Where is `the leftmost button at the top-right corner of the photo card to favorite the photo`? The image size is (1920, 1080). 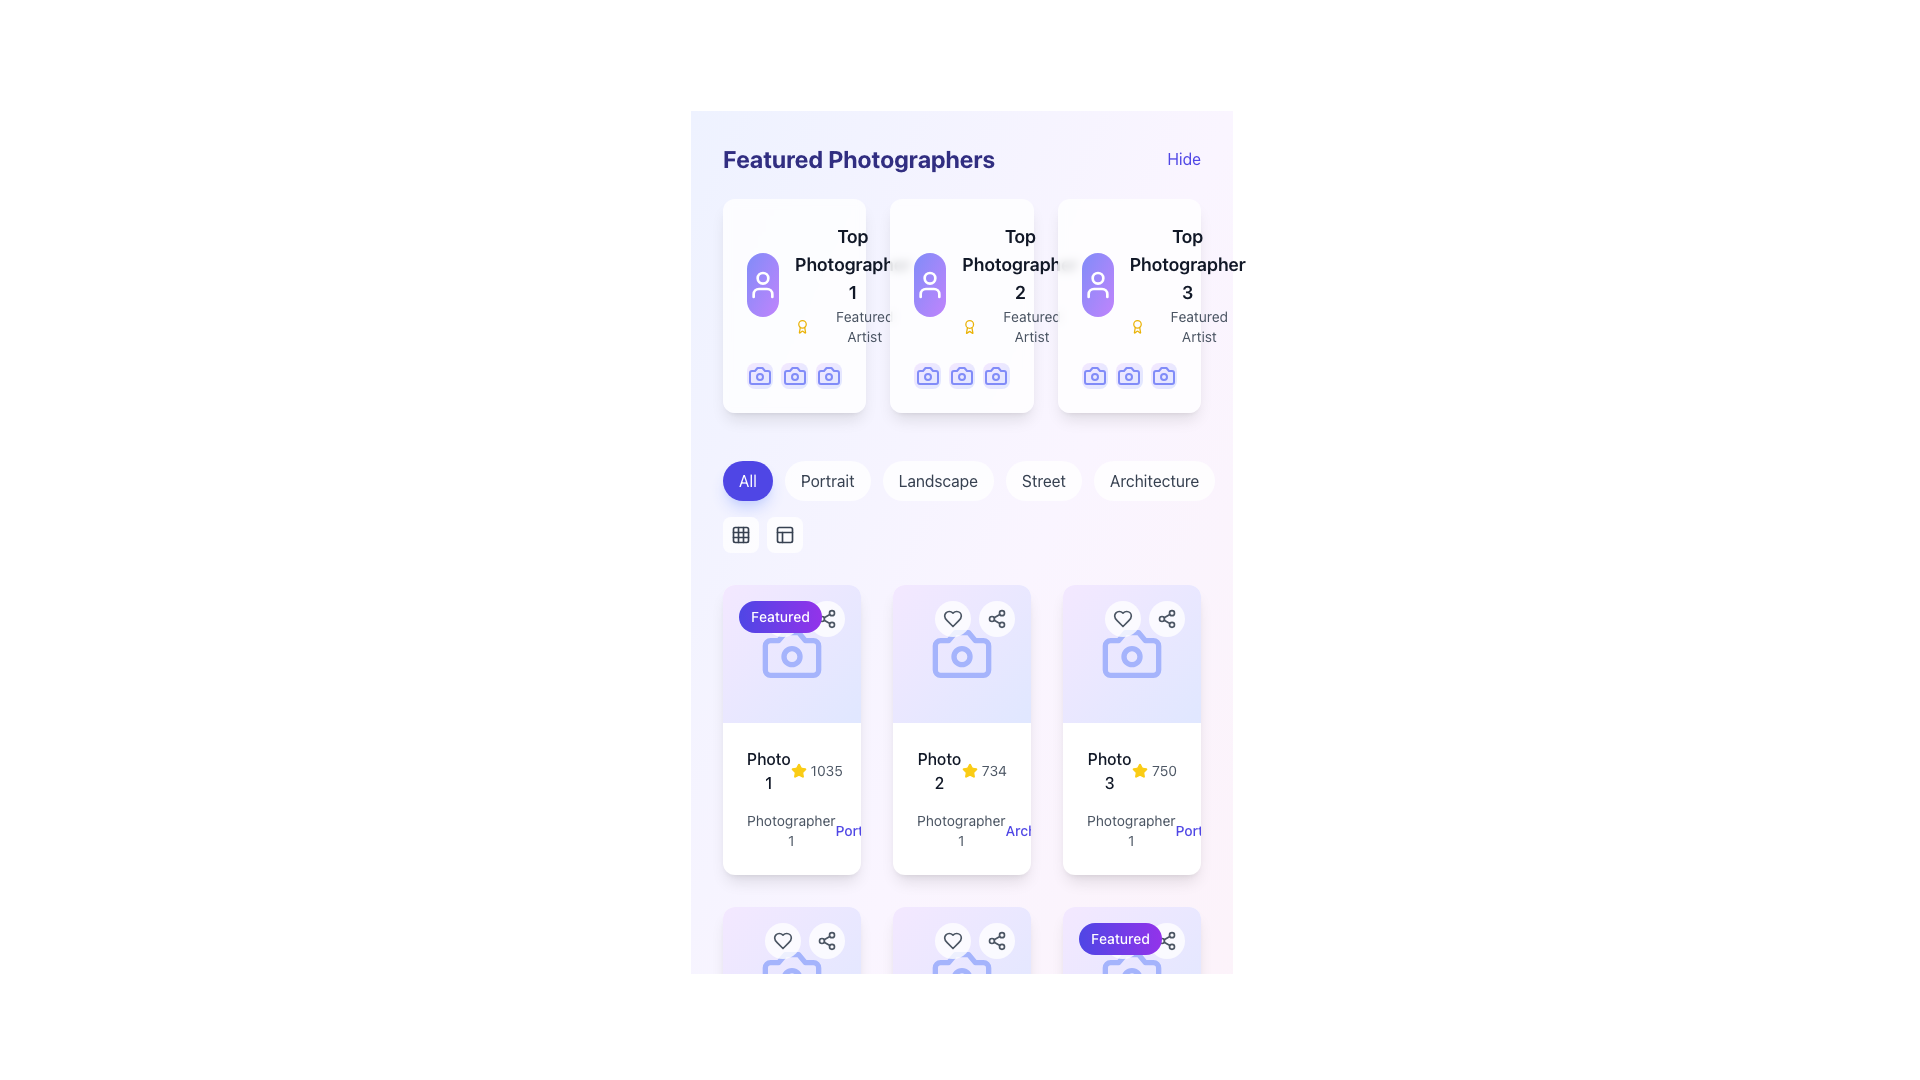 the leftmost button at the top-right corner of the photo card to favorite the photo is located at coordinates (781, 941).